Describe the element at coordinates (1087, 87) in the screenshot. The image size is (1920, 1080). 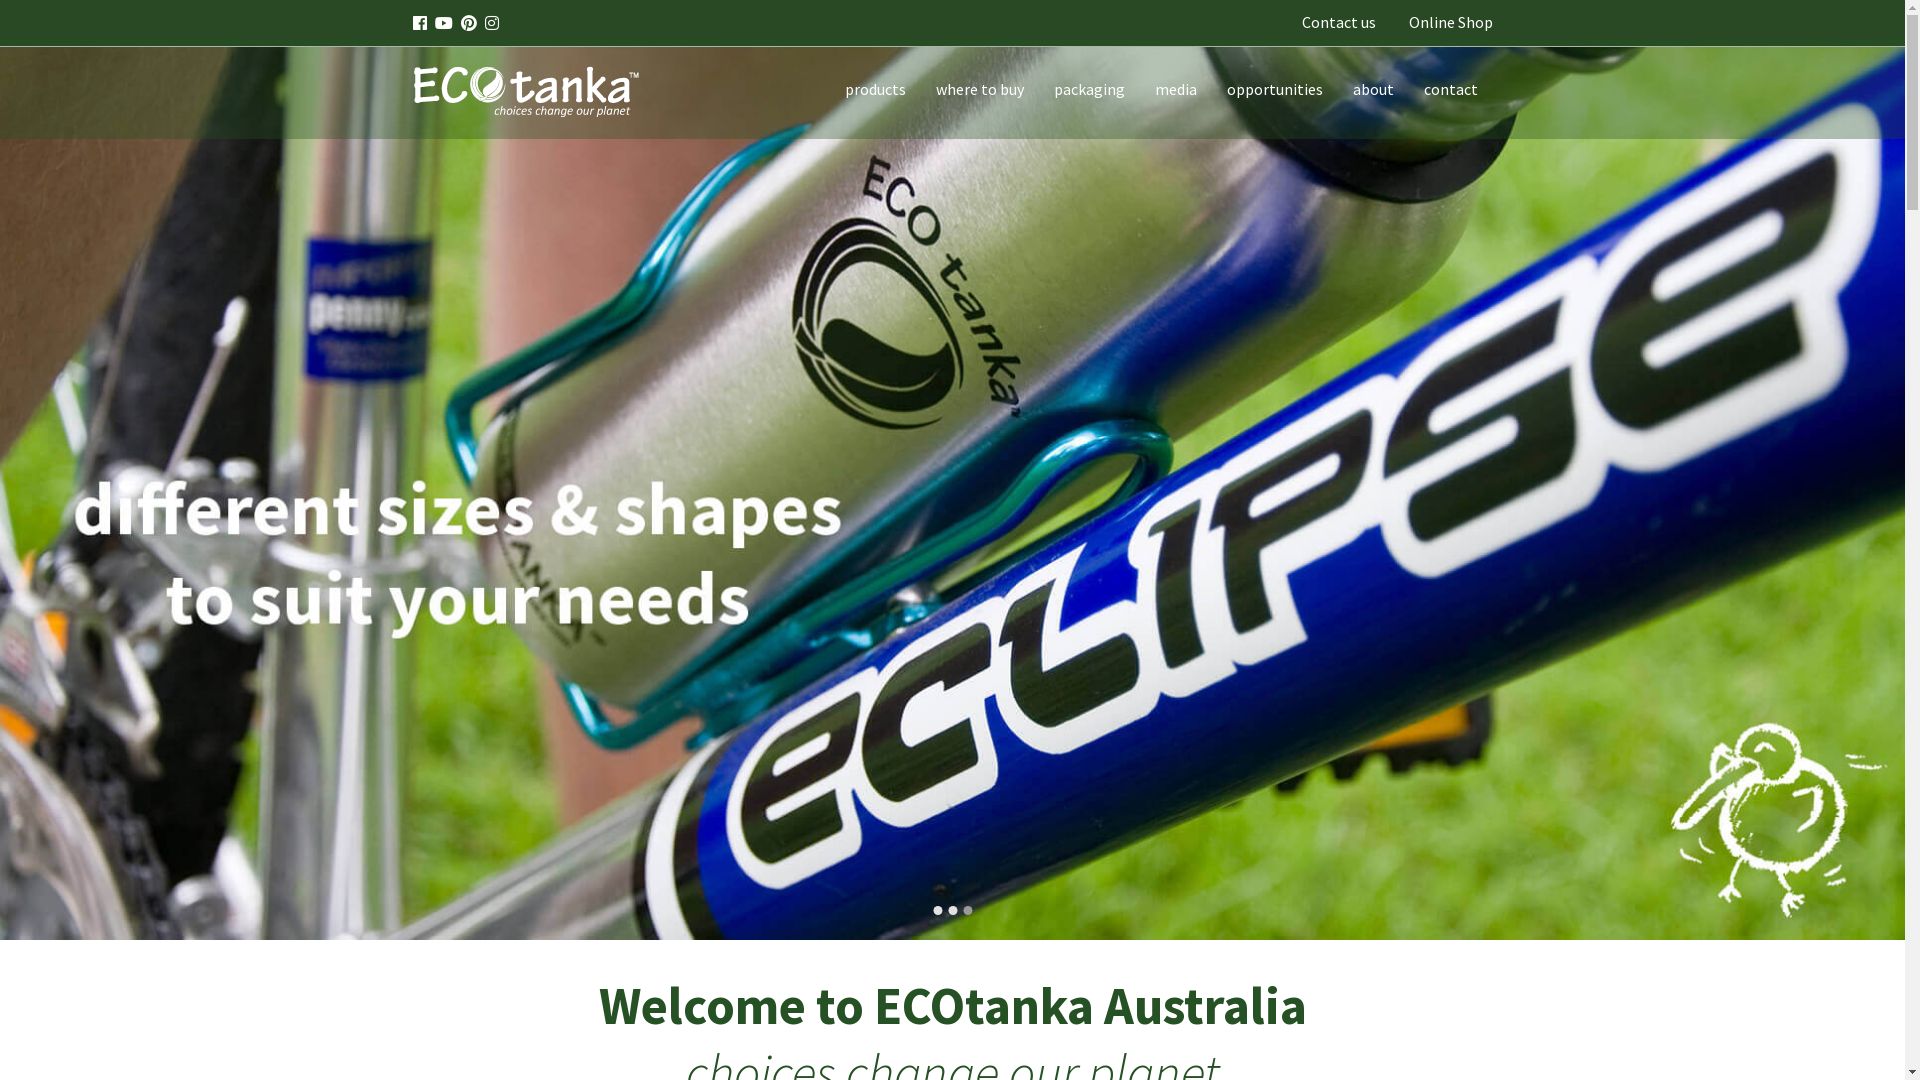
I see `'packaging'` at that location.